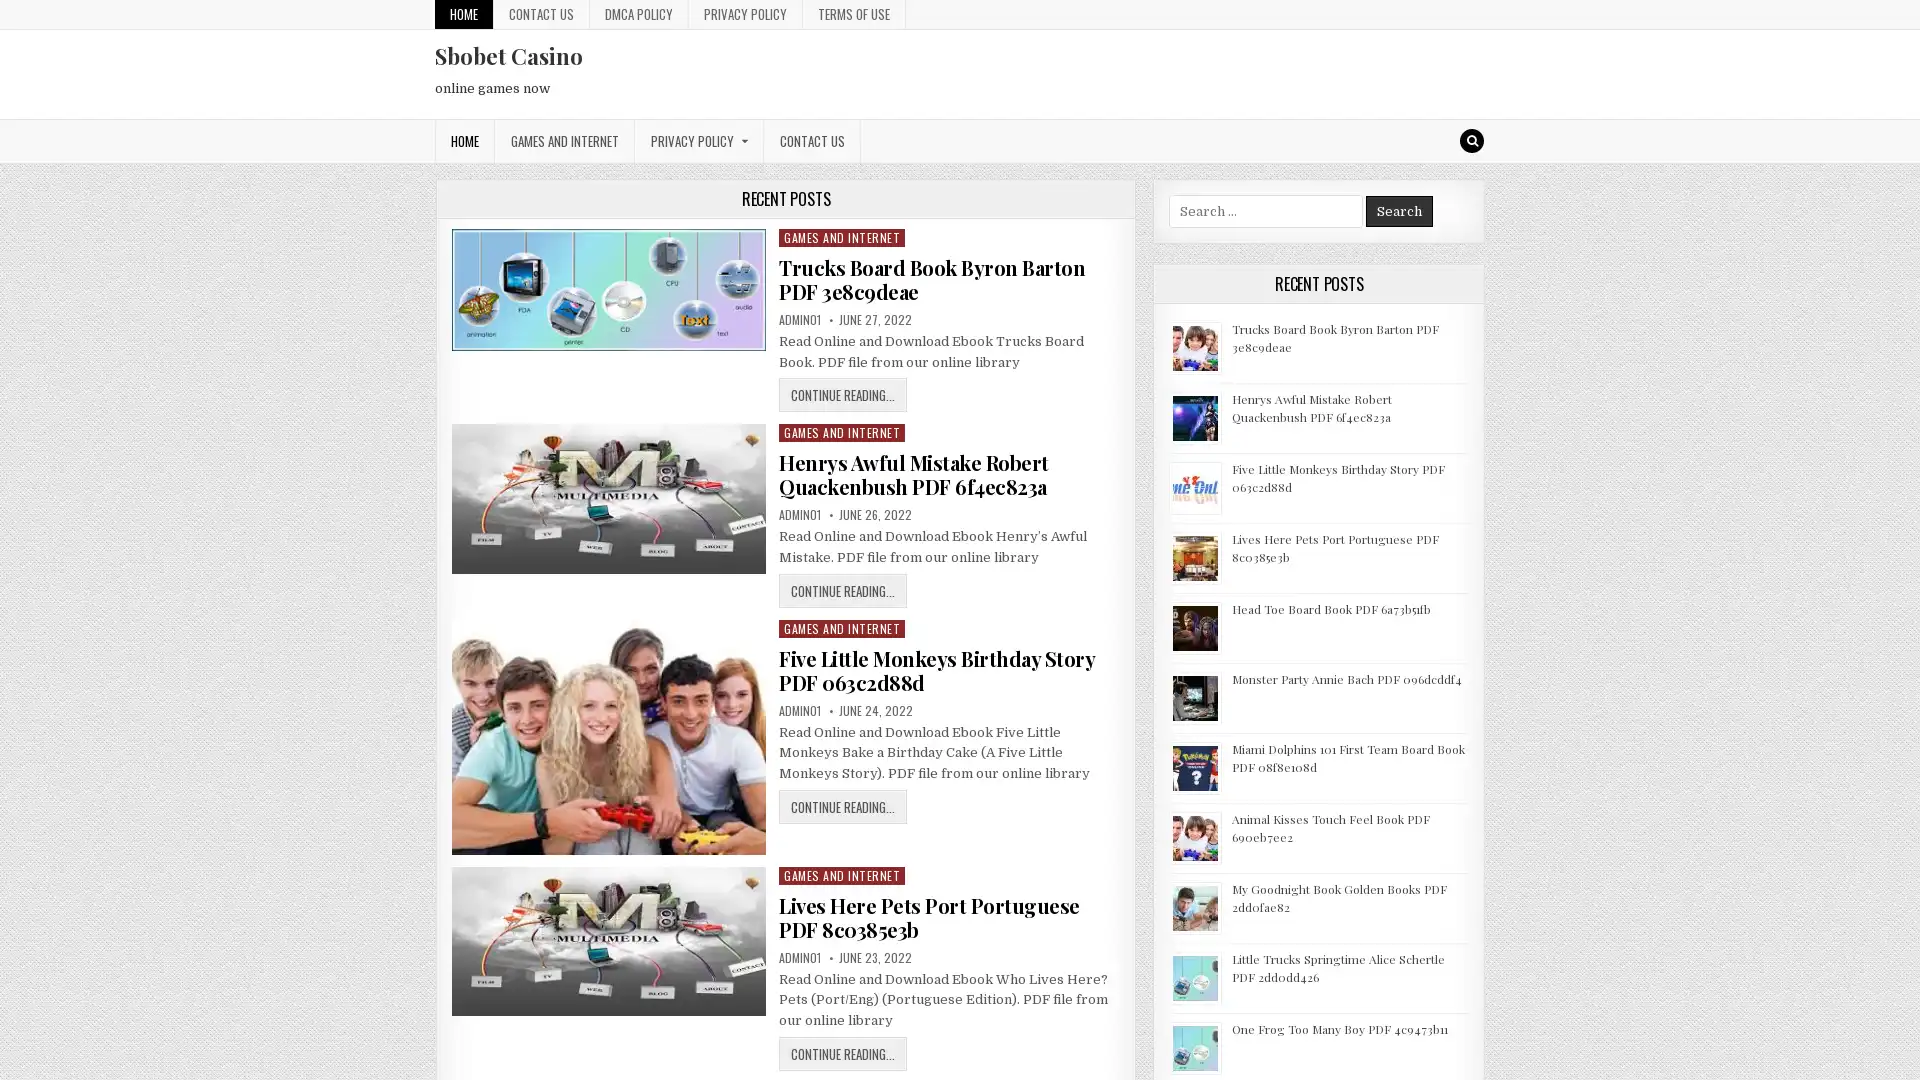 This screenshot has width=1920, height=1080. I want to click on Search, so click(1398, 211).